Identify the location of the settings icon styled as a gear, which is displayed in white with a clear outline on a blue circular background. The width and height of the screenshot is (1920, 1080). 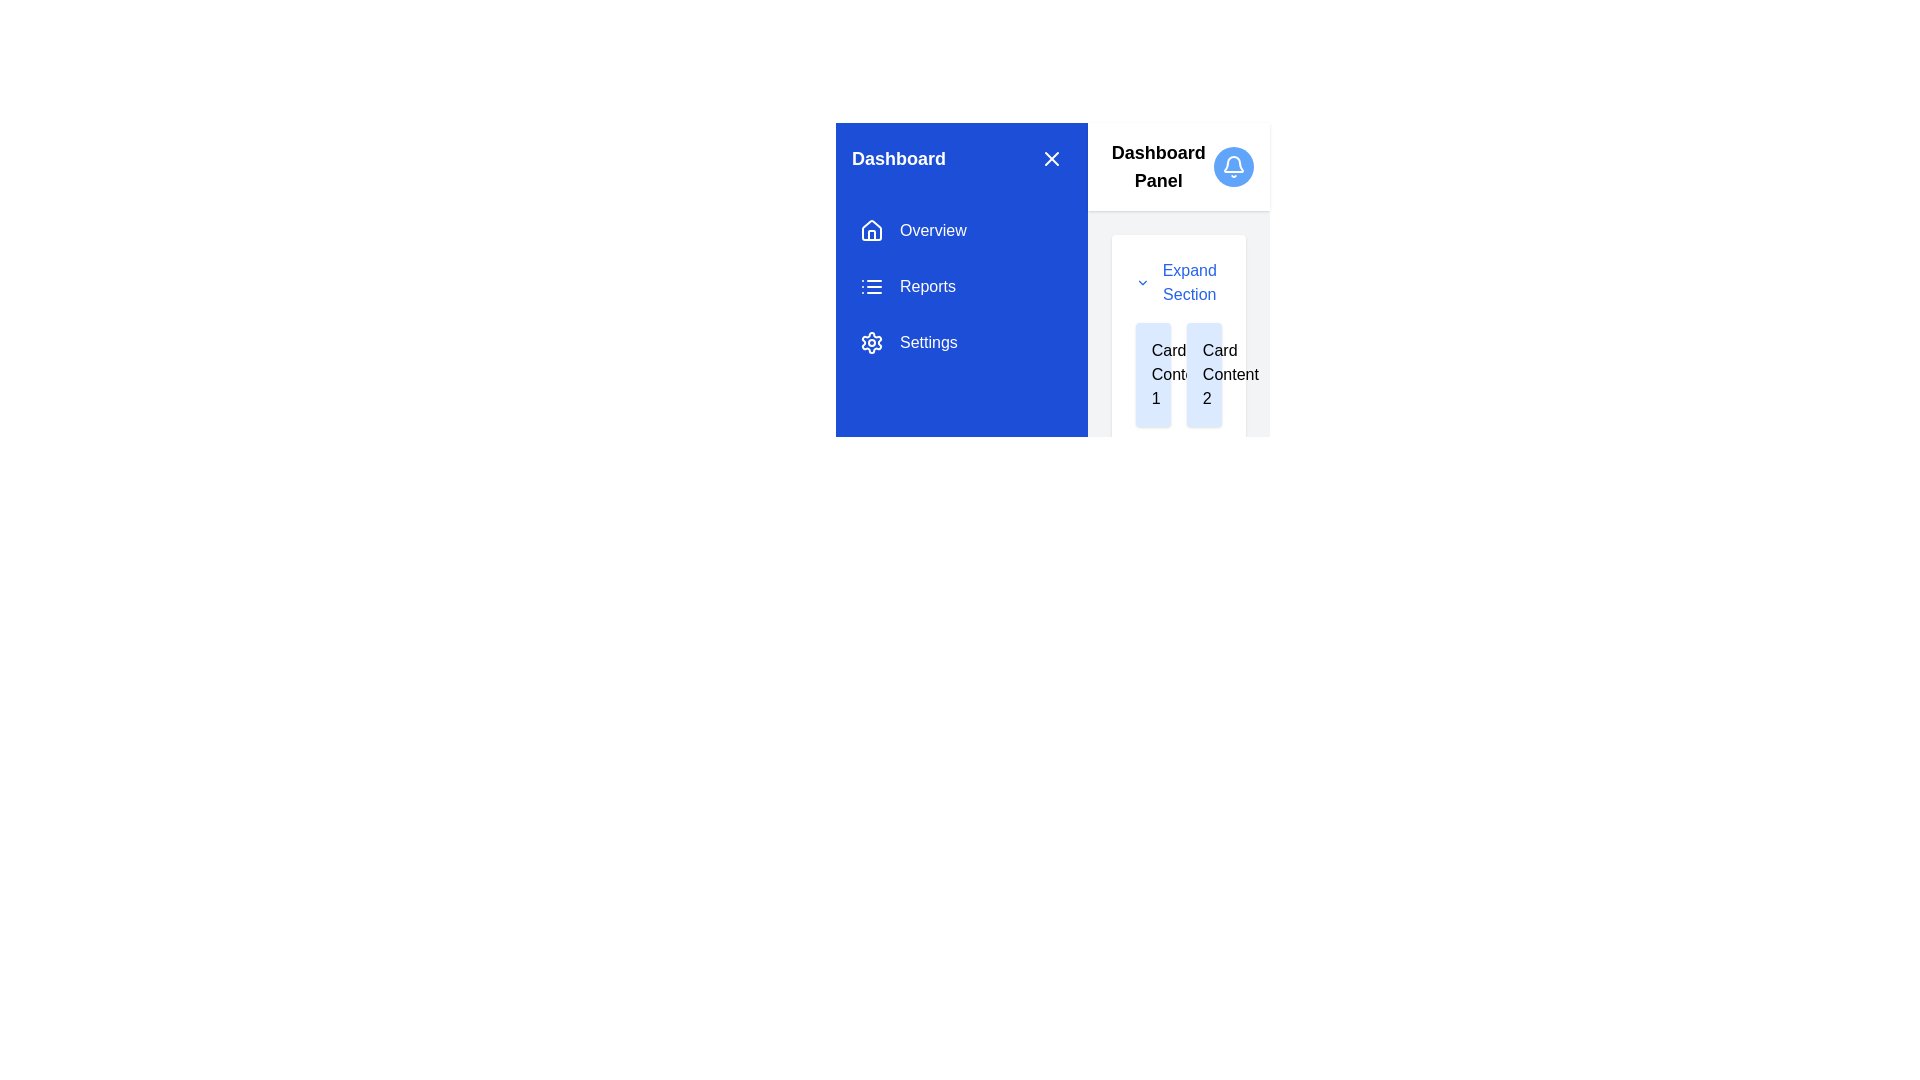
(872, 342).